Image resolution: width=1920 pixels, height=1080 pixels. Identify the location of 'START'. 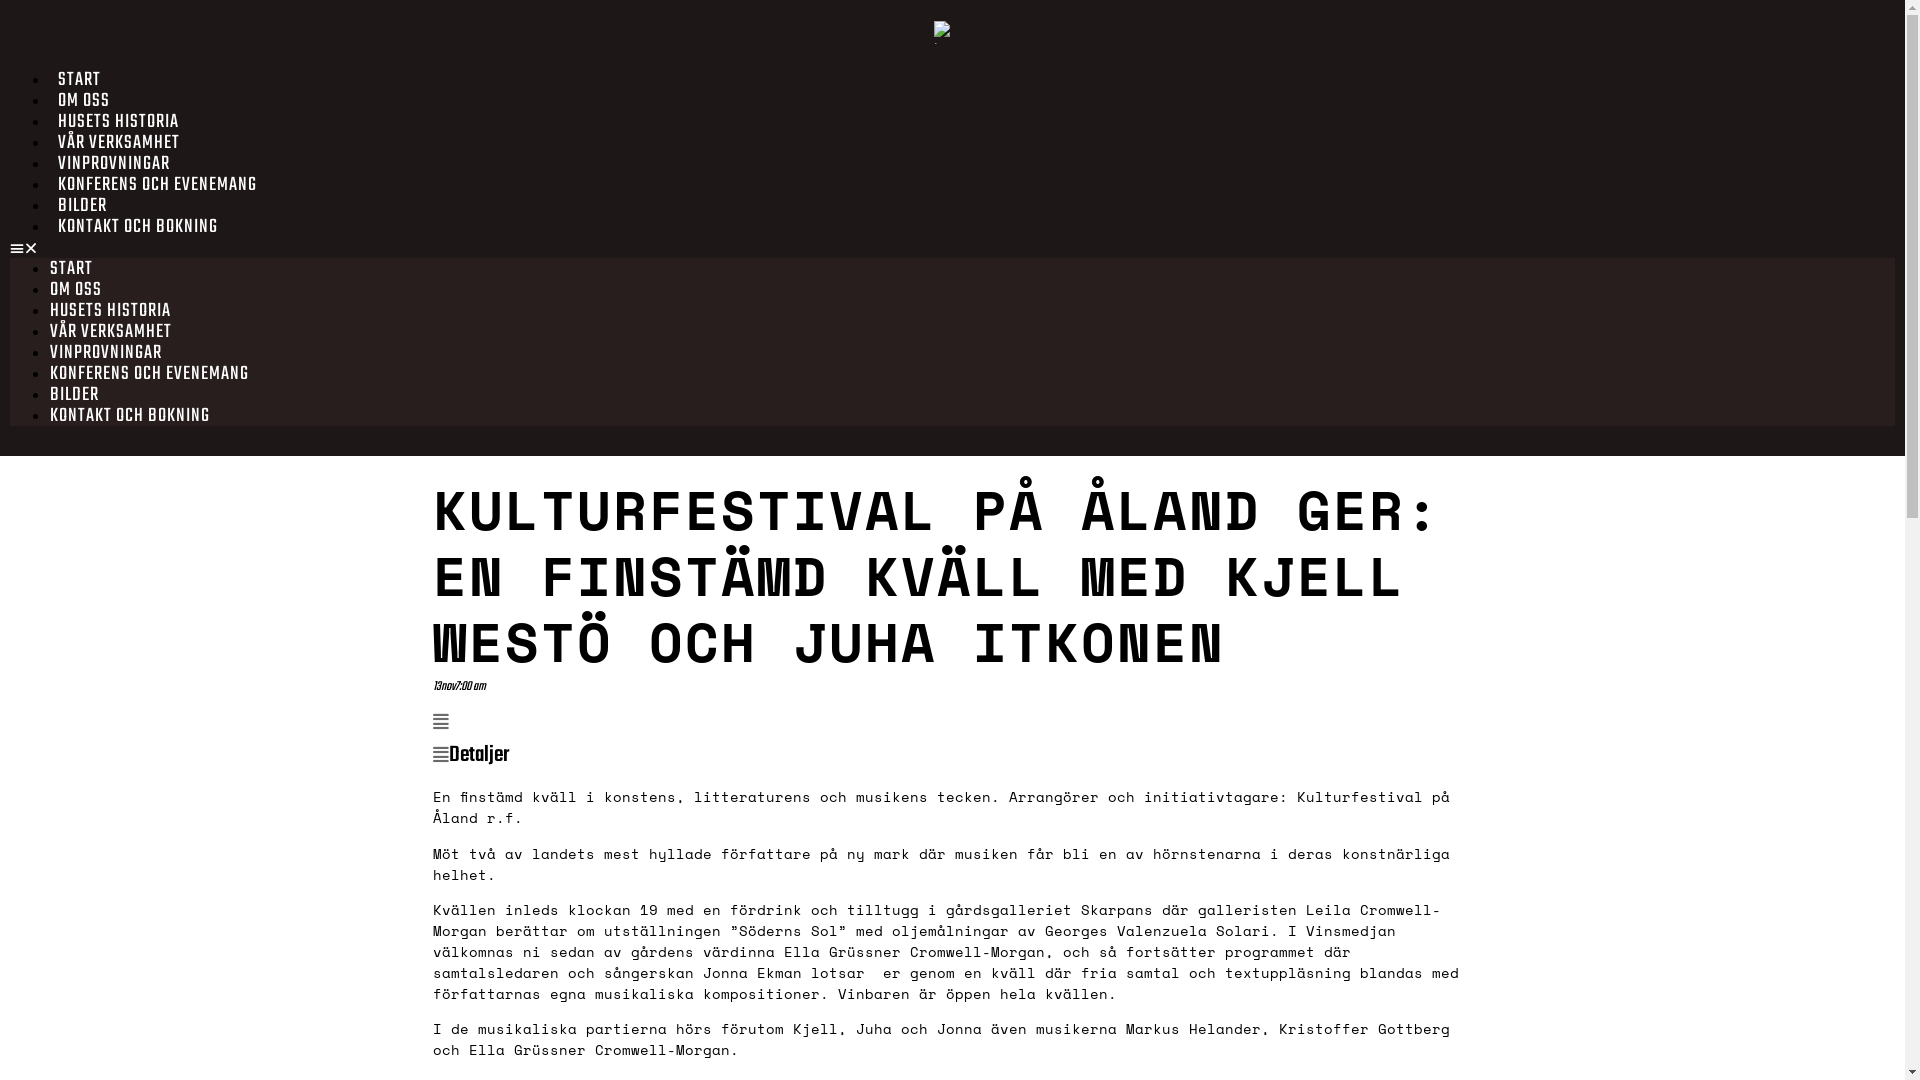
(79, 79).